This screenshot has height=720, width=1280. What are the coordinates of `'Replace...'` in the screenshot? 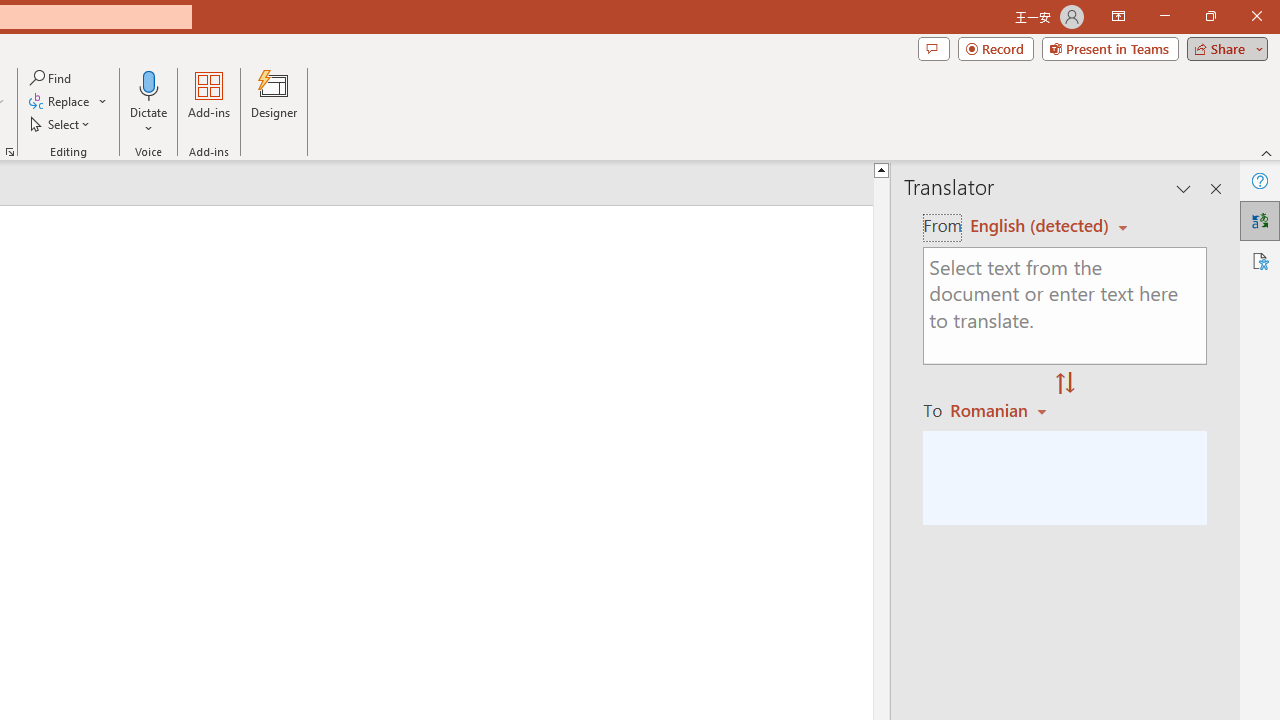 It's located at (69, 101).